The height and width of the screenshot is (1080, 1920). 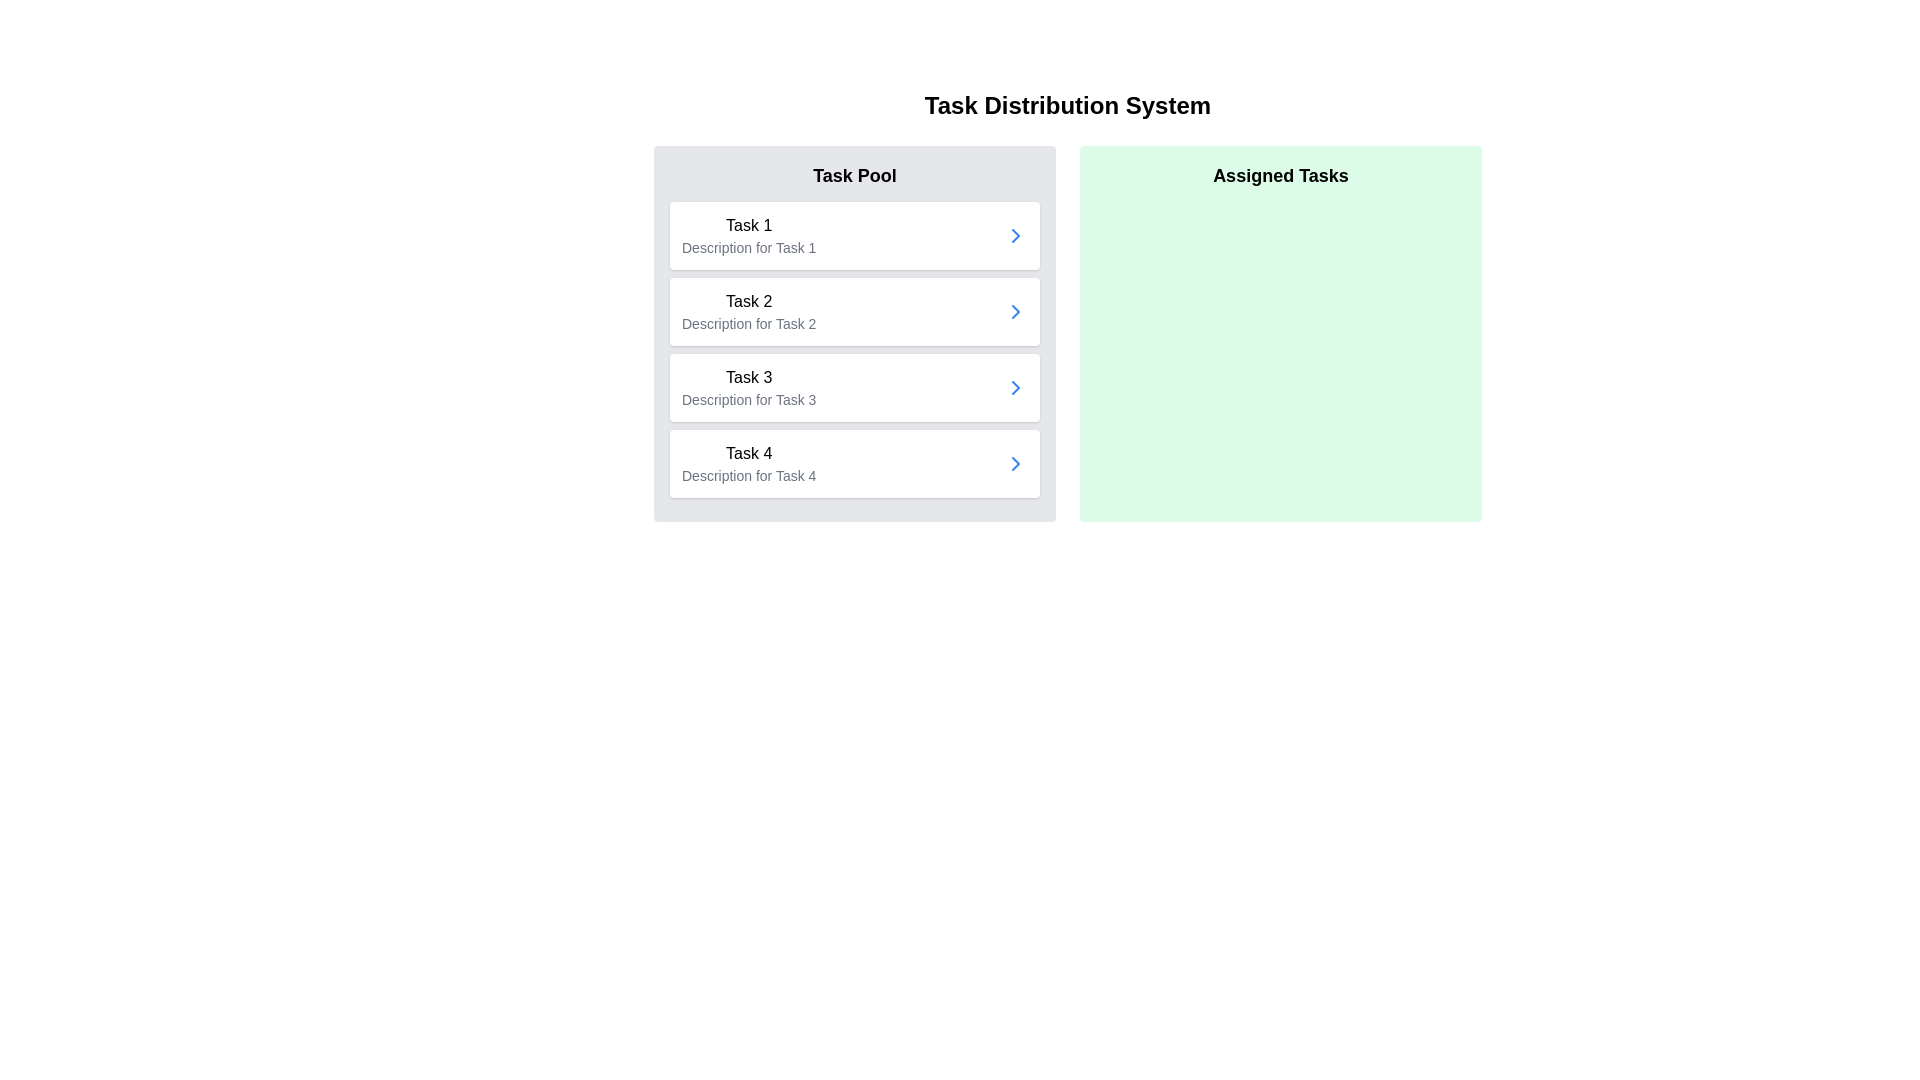 I want to click on the rightward chevron icon button, styled in blue, located at the far right side of the row labeled 'Task 3, Description for Task 3' in the 'Task Pool' list, so click(x=1016, y=388).